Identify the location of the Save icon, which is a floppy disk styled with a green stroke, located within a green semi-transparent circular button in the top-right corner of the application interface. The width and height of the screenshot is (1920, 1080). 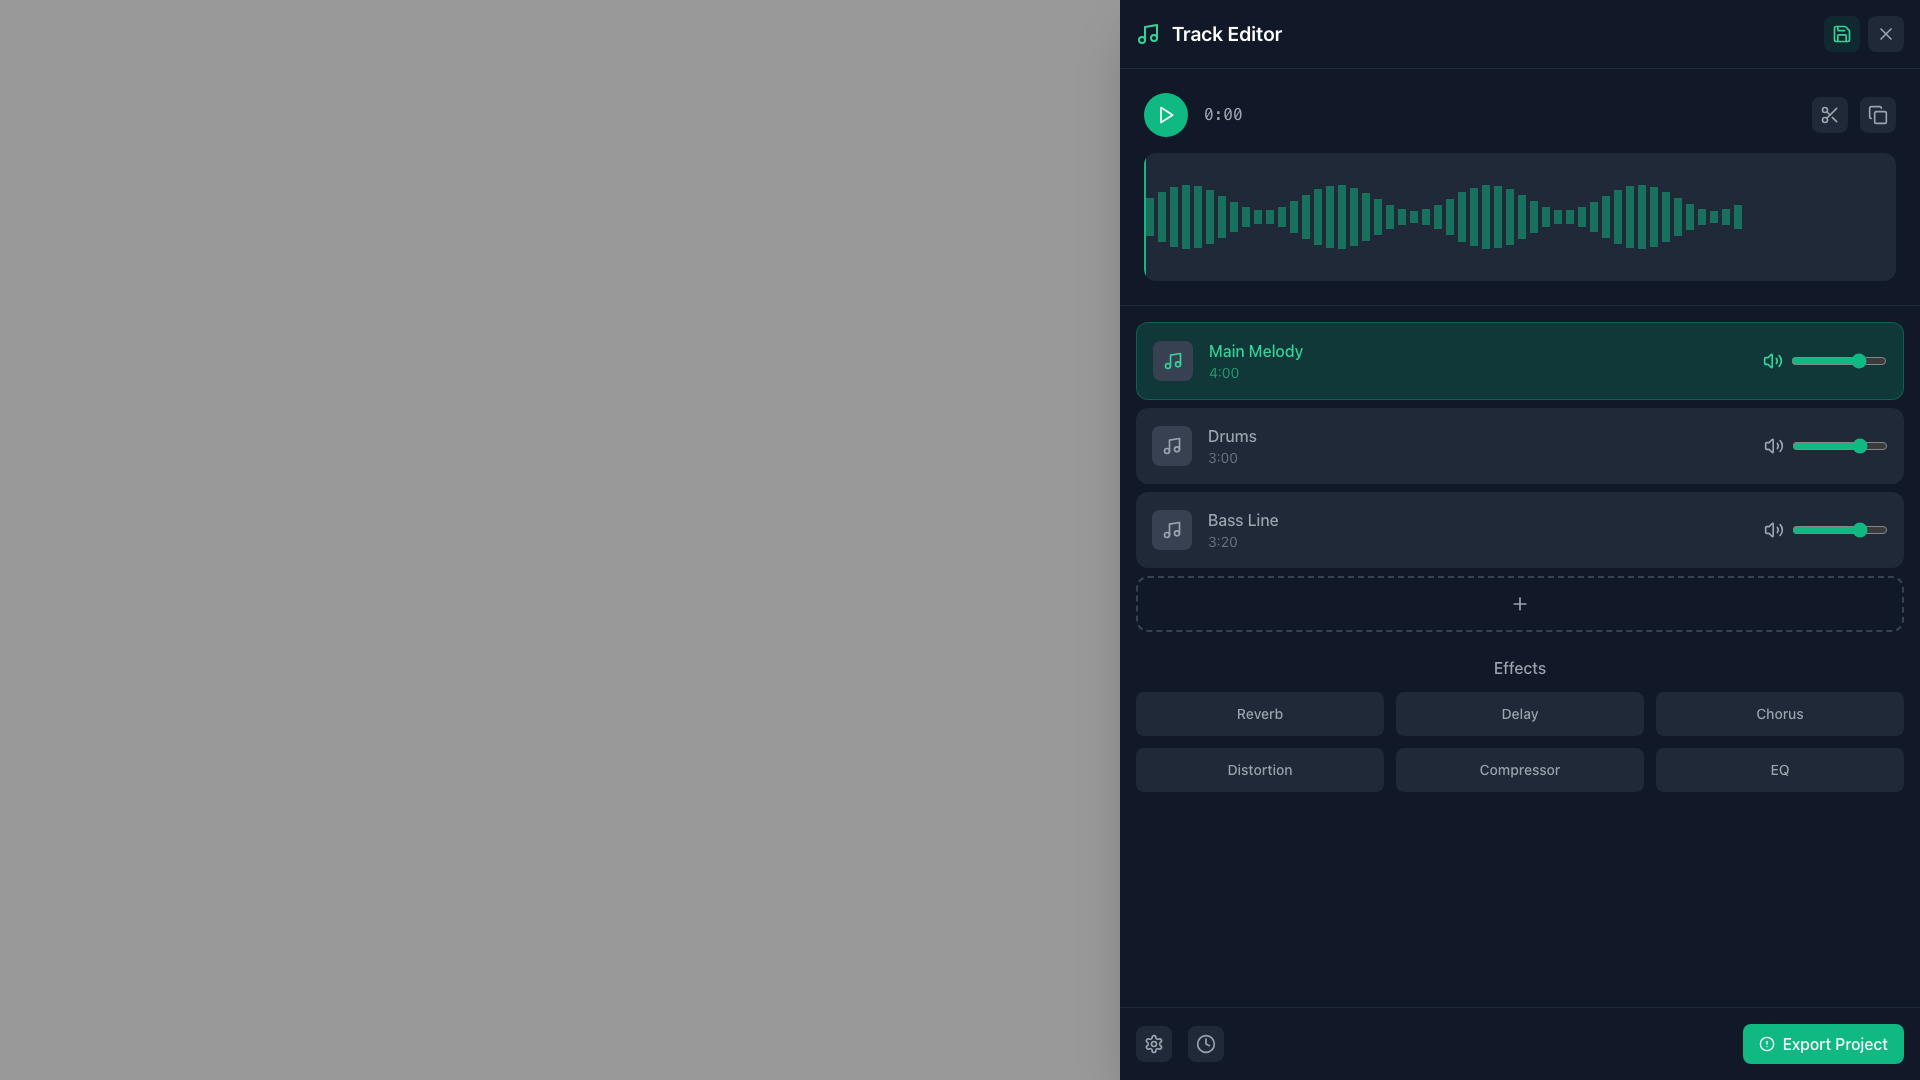
(1841, 34).